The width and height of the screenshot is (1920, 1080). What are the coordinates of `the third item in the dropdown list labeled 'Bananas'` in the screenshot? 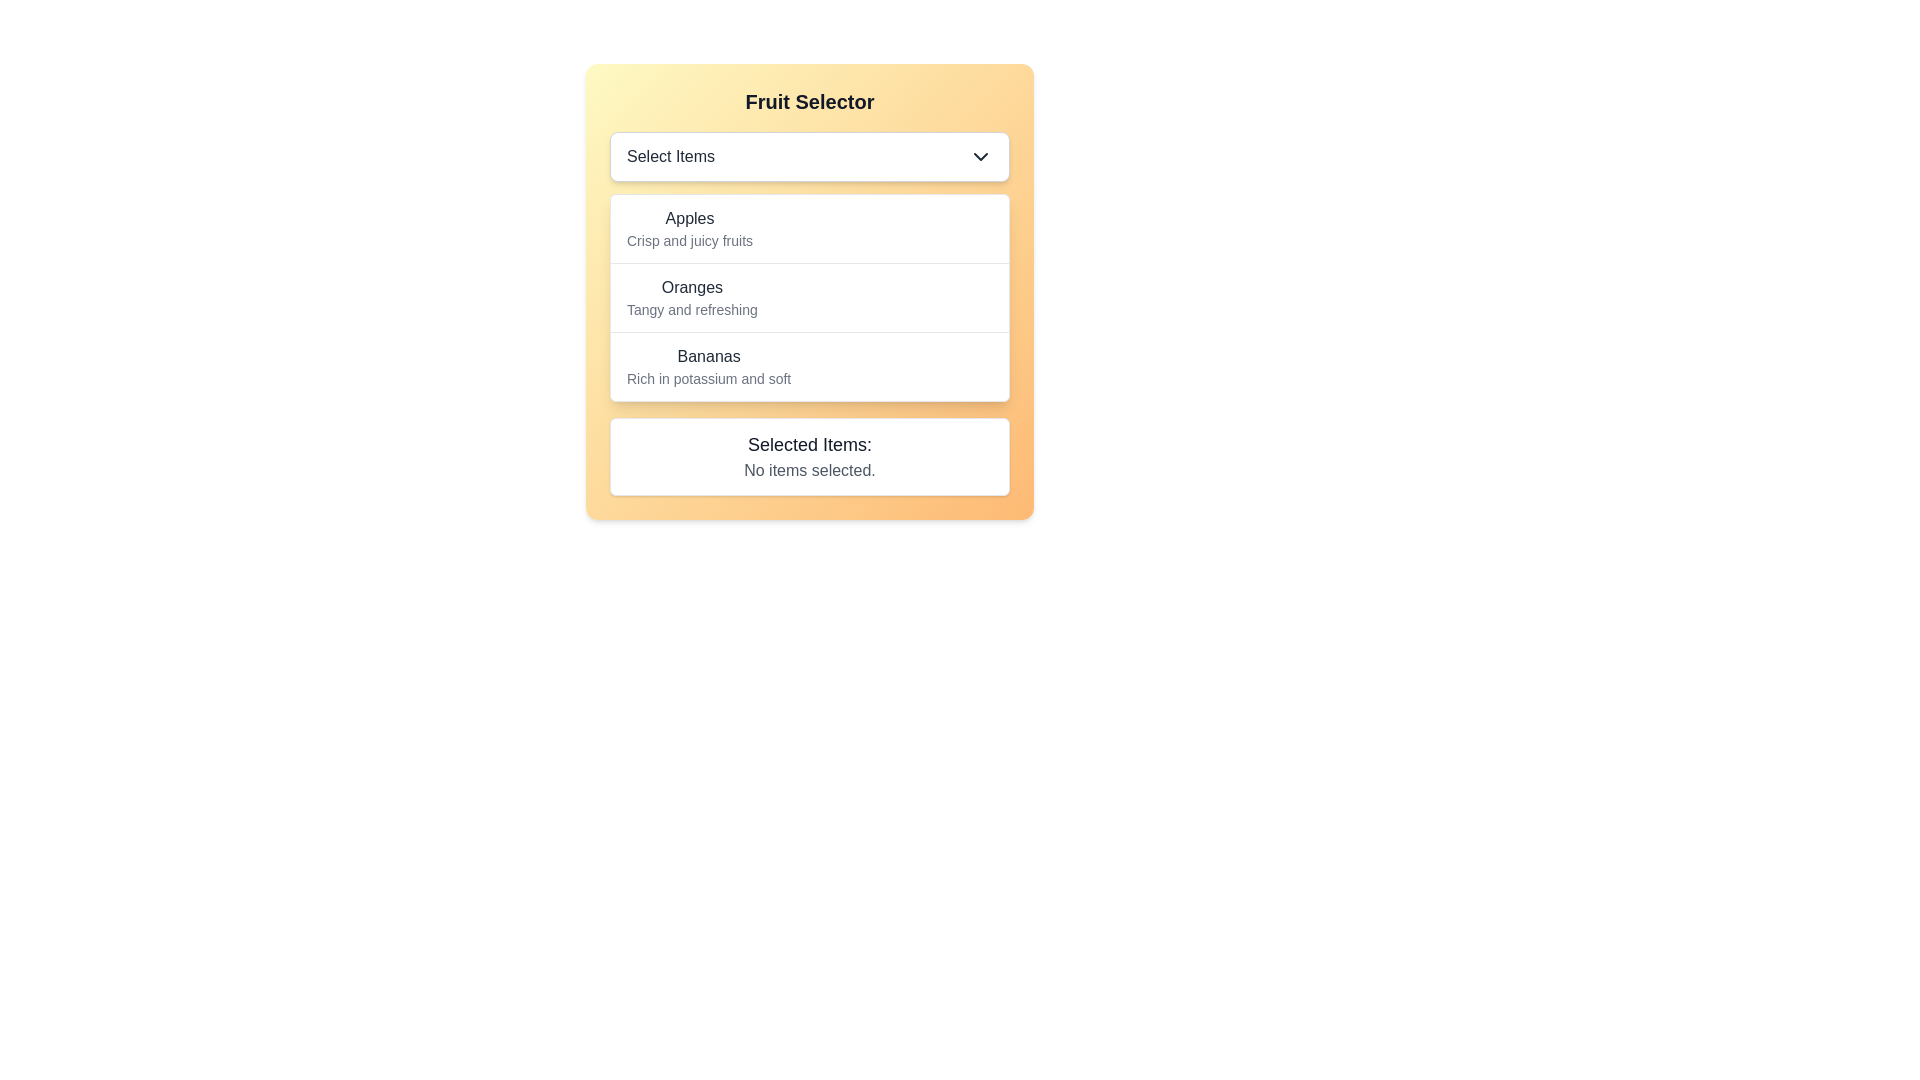 It's located at (810, 366).